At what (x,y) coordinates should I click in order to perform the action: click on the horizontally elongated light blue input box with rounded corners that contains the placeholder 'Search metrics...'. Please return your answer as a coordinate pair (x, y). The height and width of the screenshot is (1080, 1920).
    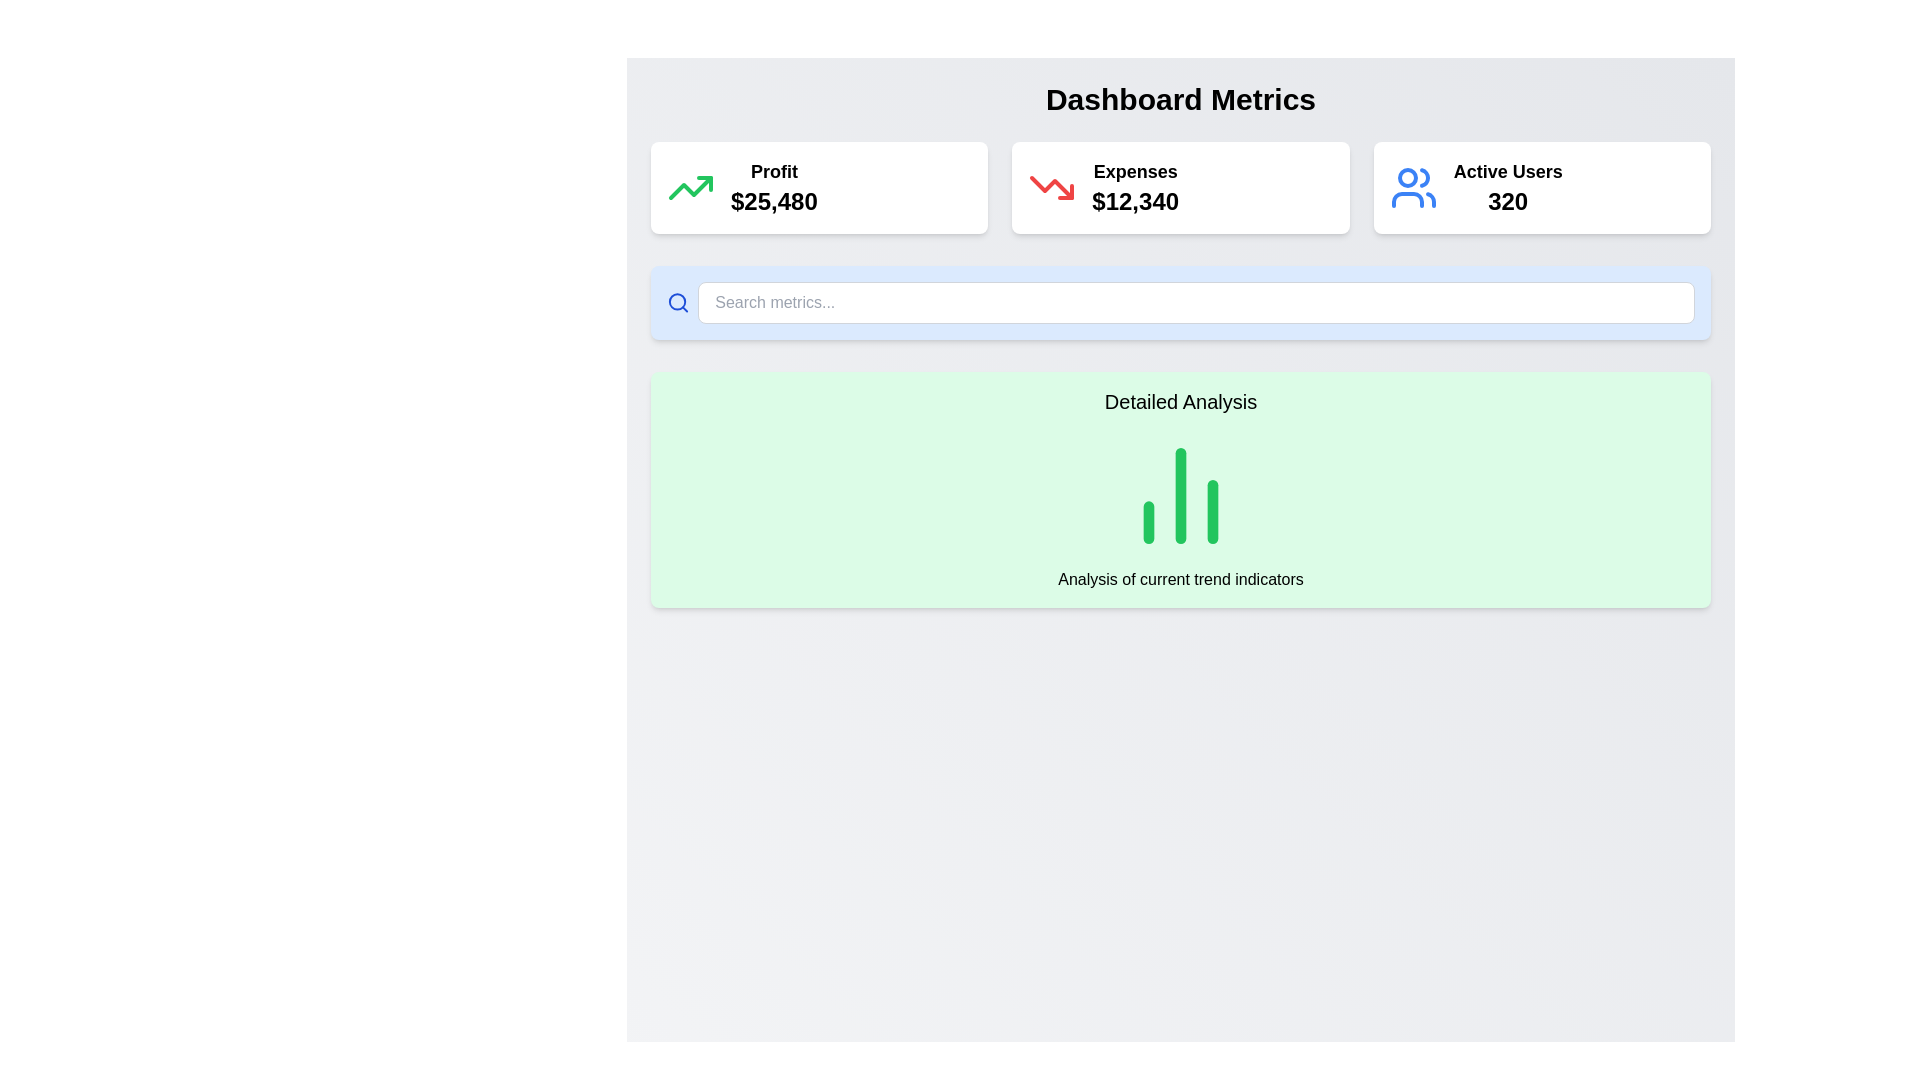
    Looking at the image, I should click on (1180, 303).